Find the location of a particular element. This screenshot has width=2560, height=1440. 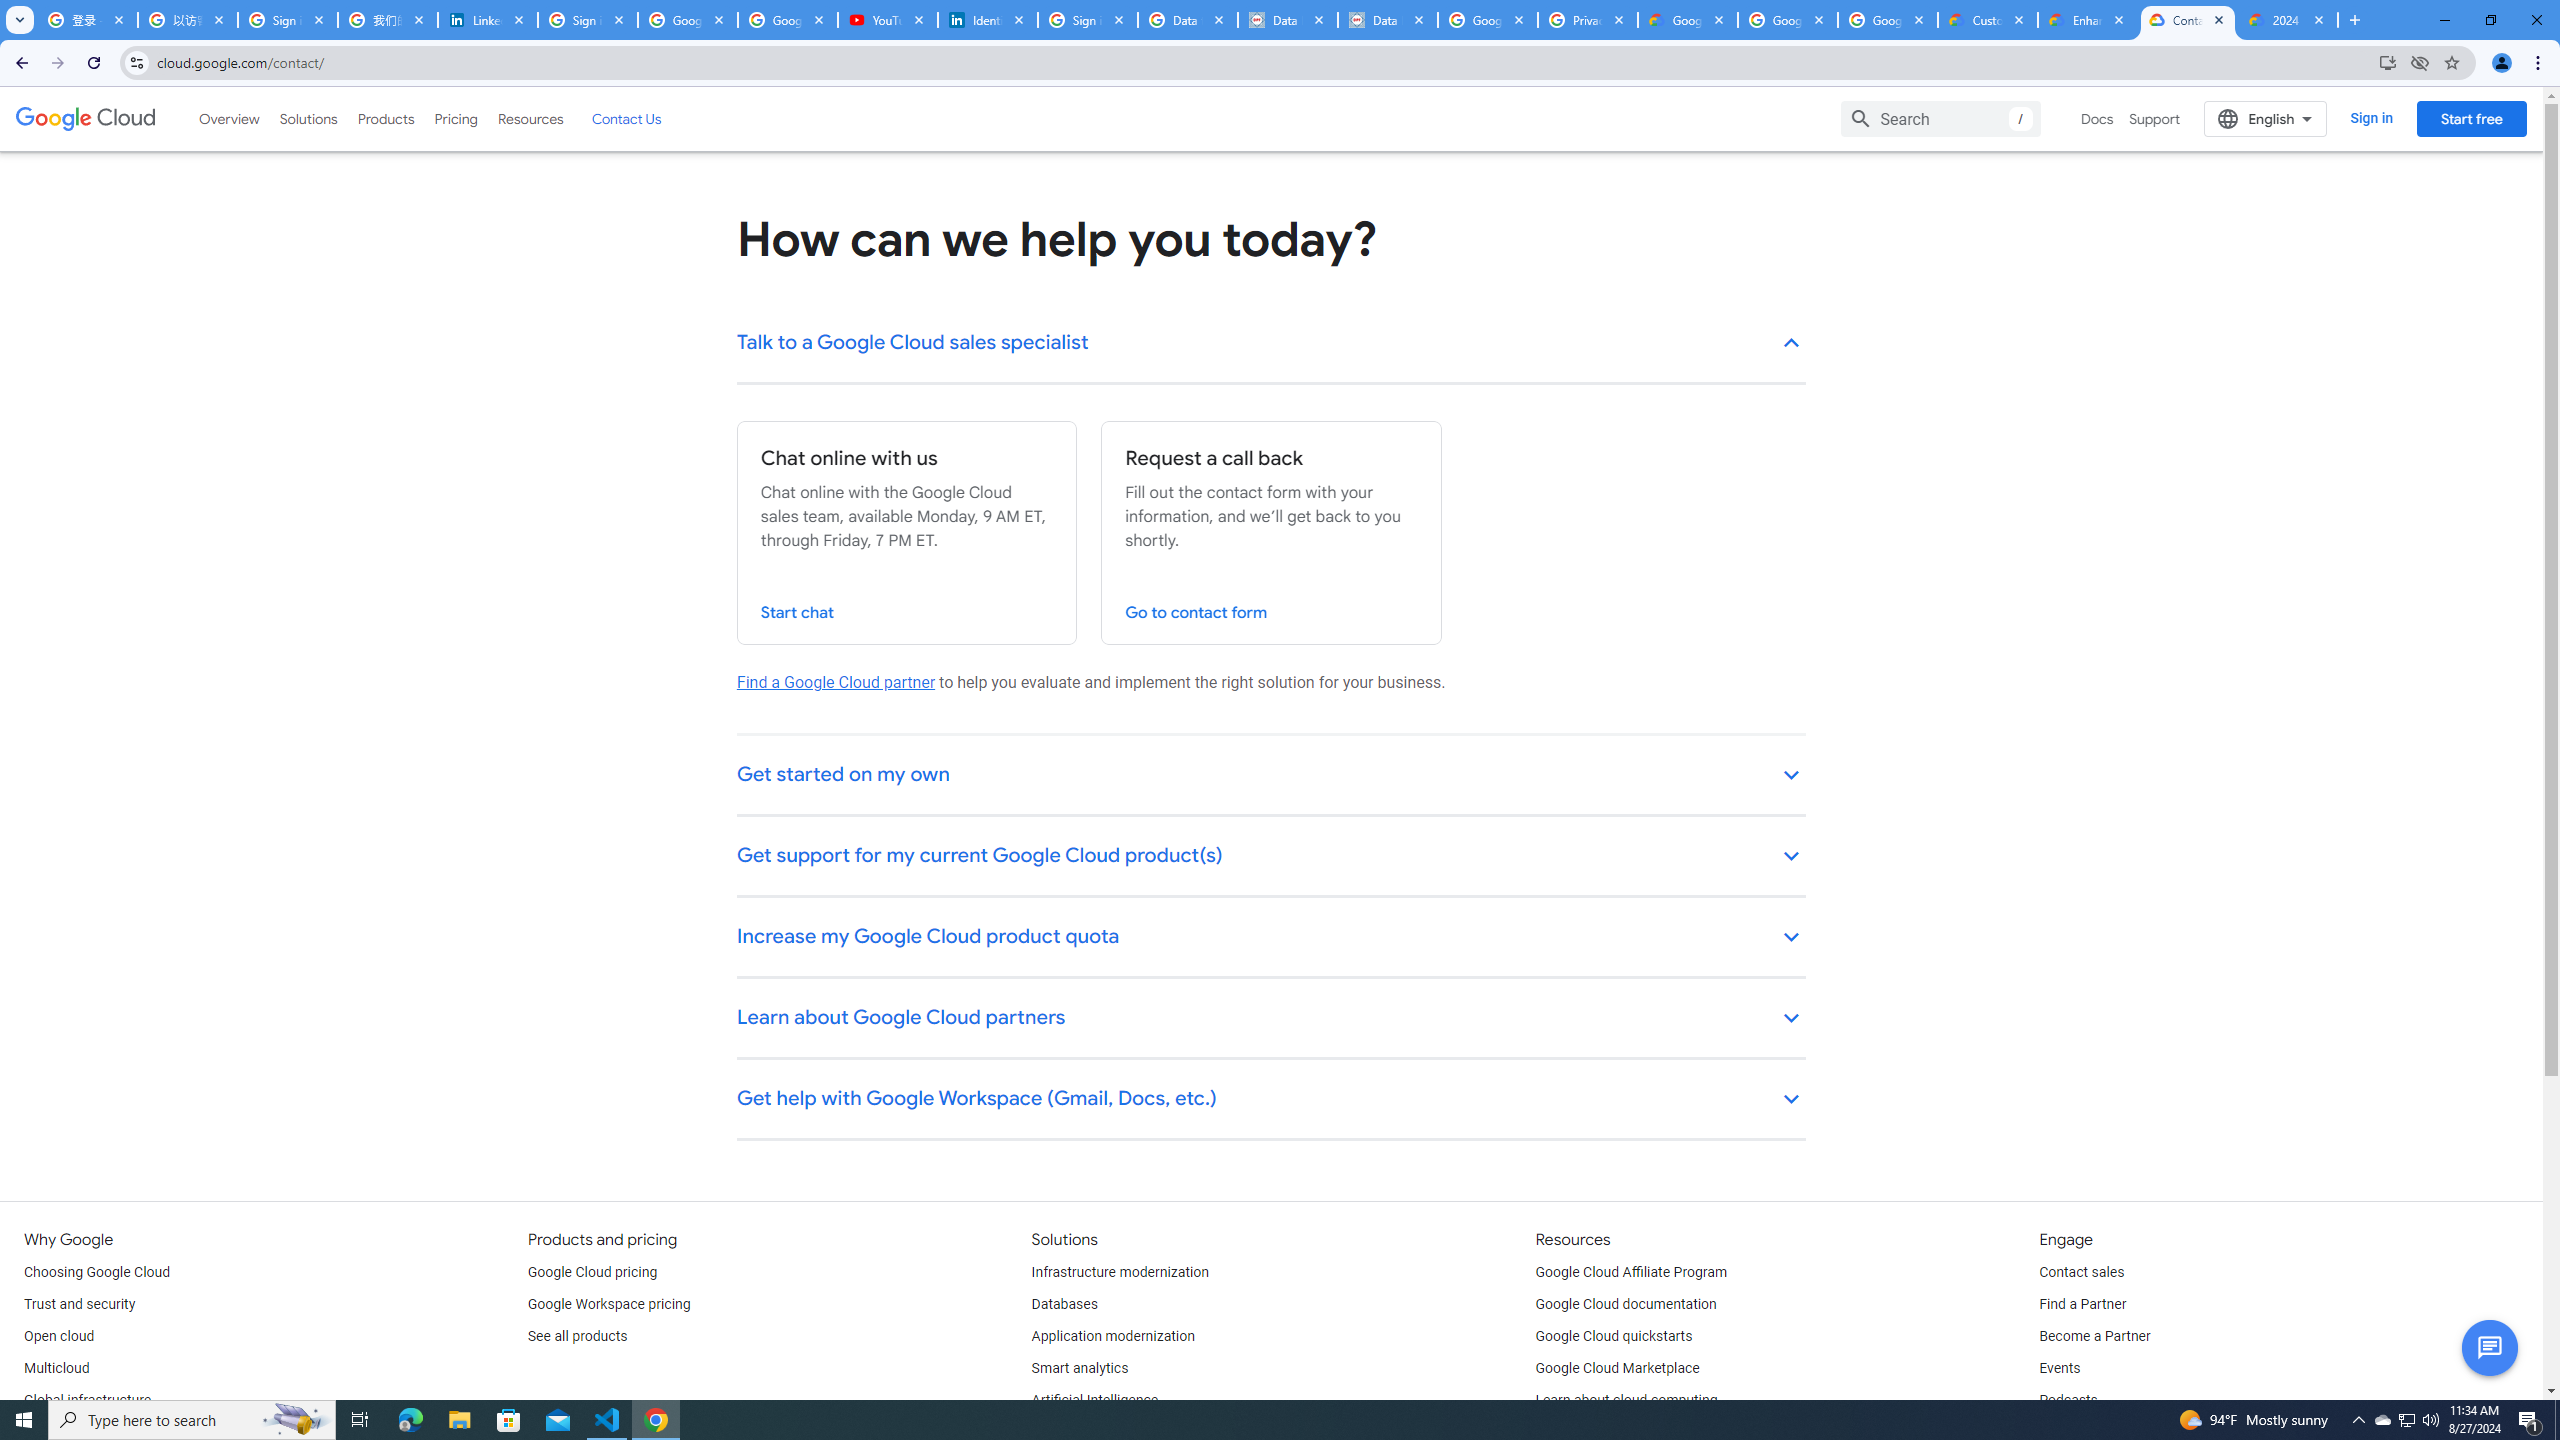

'Infrastructure modernization' is located at coordinates (1121, 1271).